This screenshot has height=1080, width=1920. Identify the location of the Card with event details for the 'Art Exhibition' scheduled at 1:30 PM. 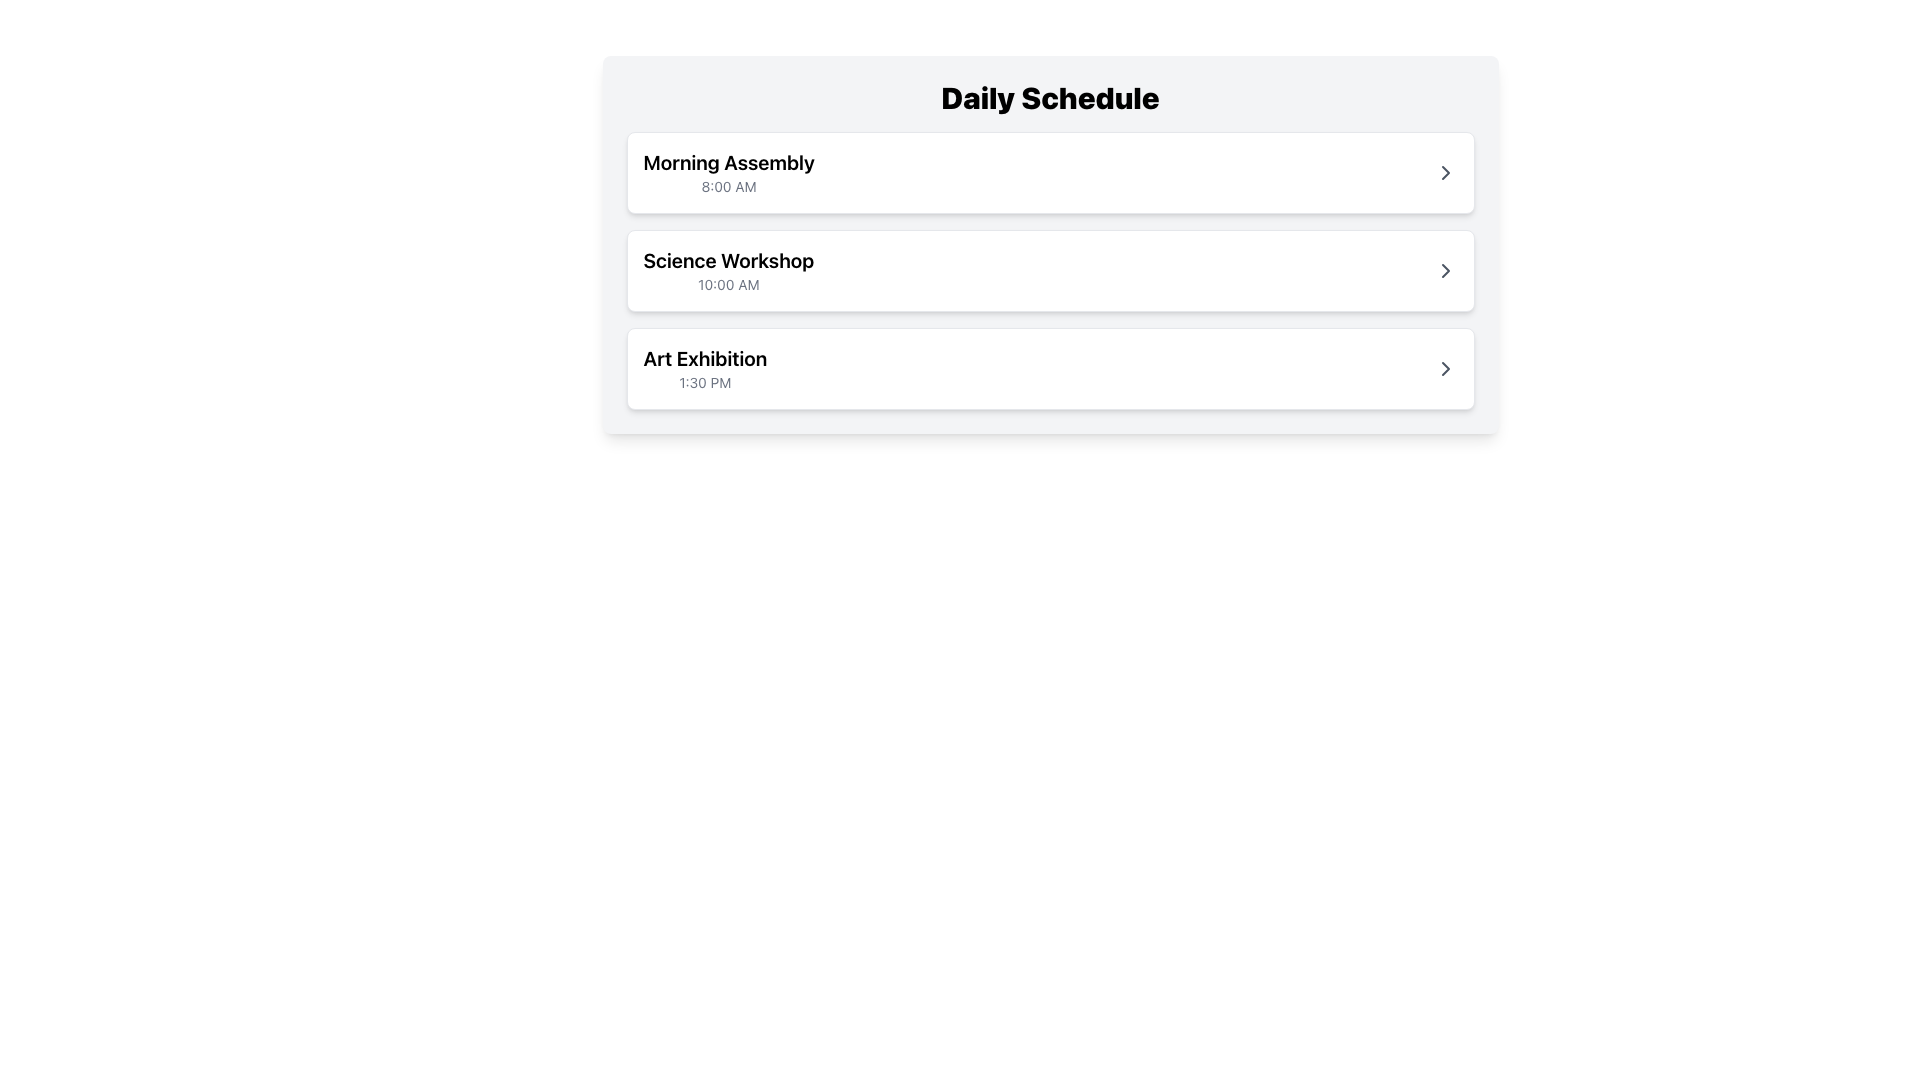
(1049, 369).